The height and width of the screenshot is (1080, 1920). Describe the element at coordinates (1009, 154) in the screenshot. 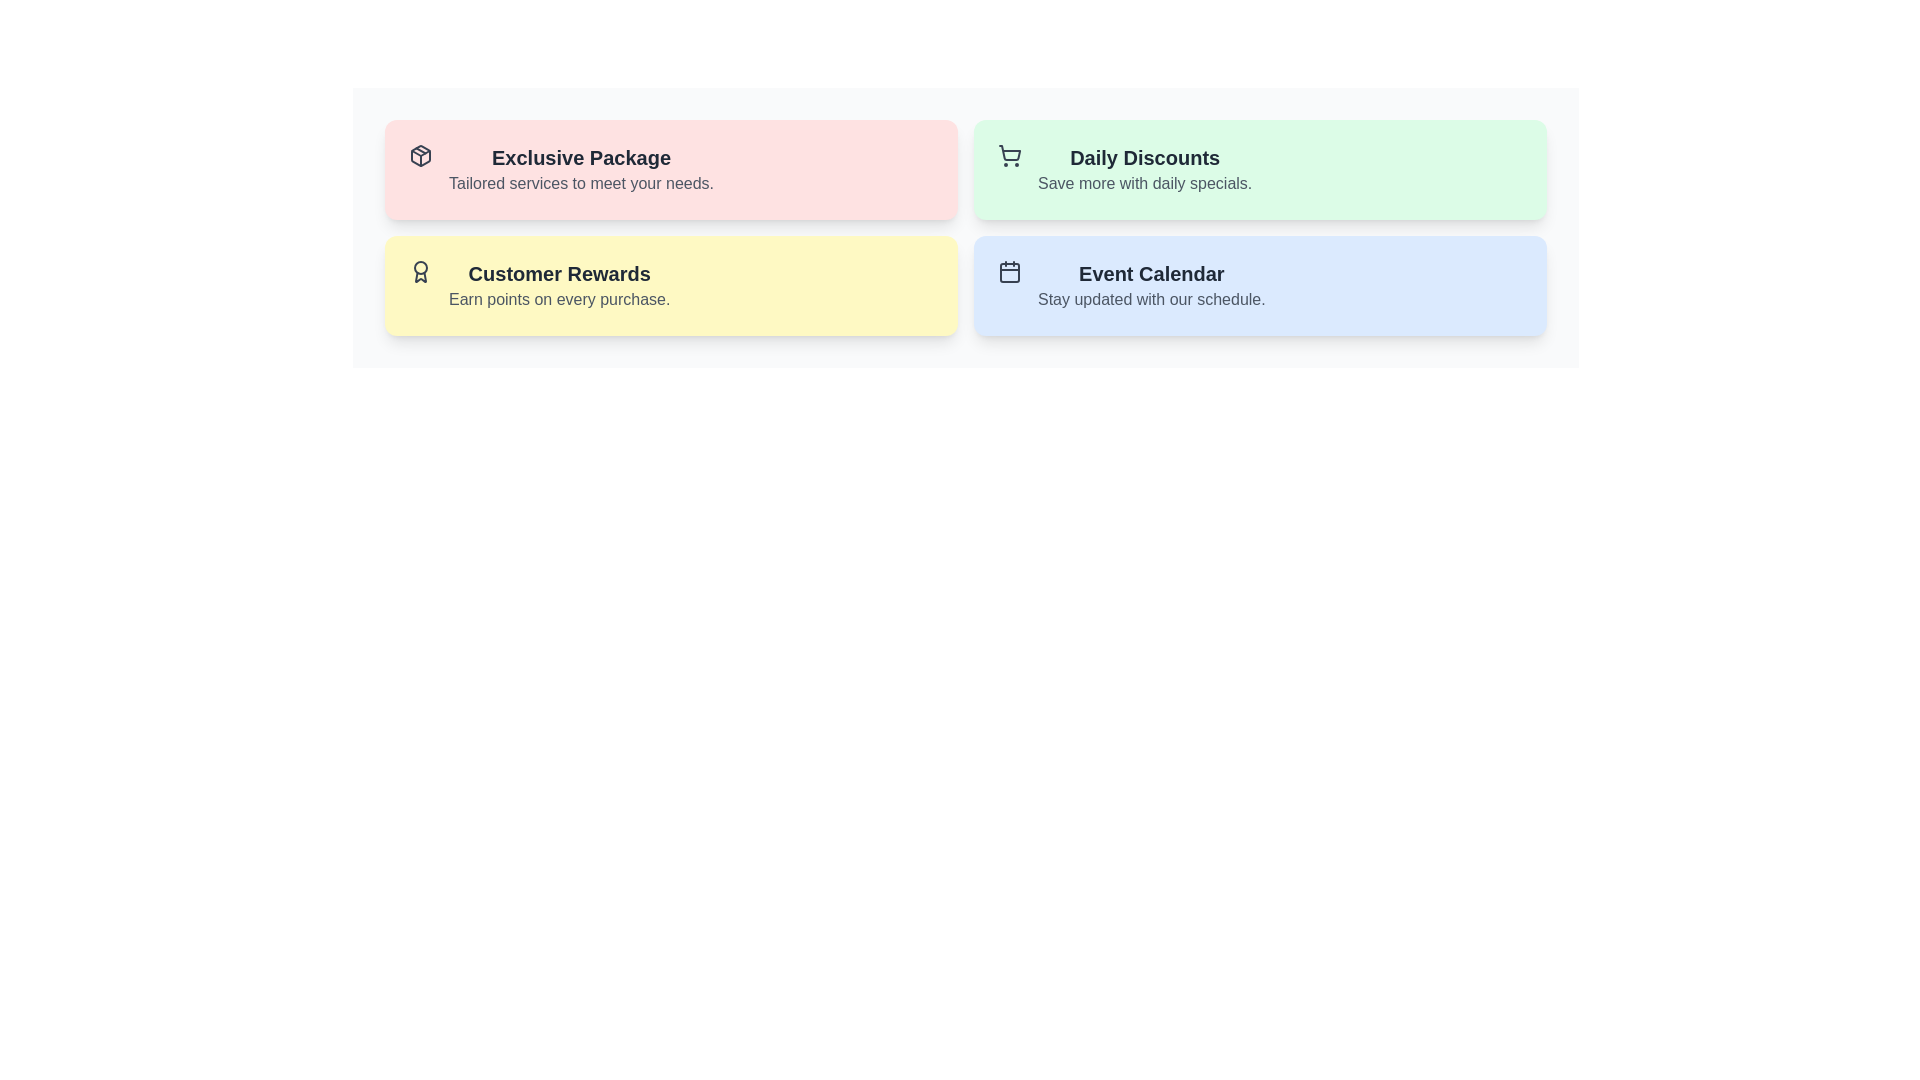

I see `the shopping cart icon, which is styled in gray and located at the leftmost position within the green card labeled 'Daily Discounts'` at that location.